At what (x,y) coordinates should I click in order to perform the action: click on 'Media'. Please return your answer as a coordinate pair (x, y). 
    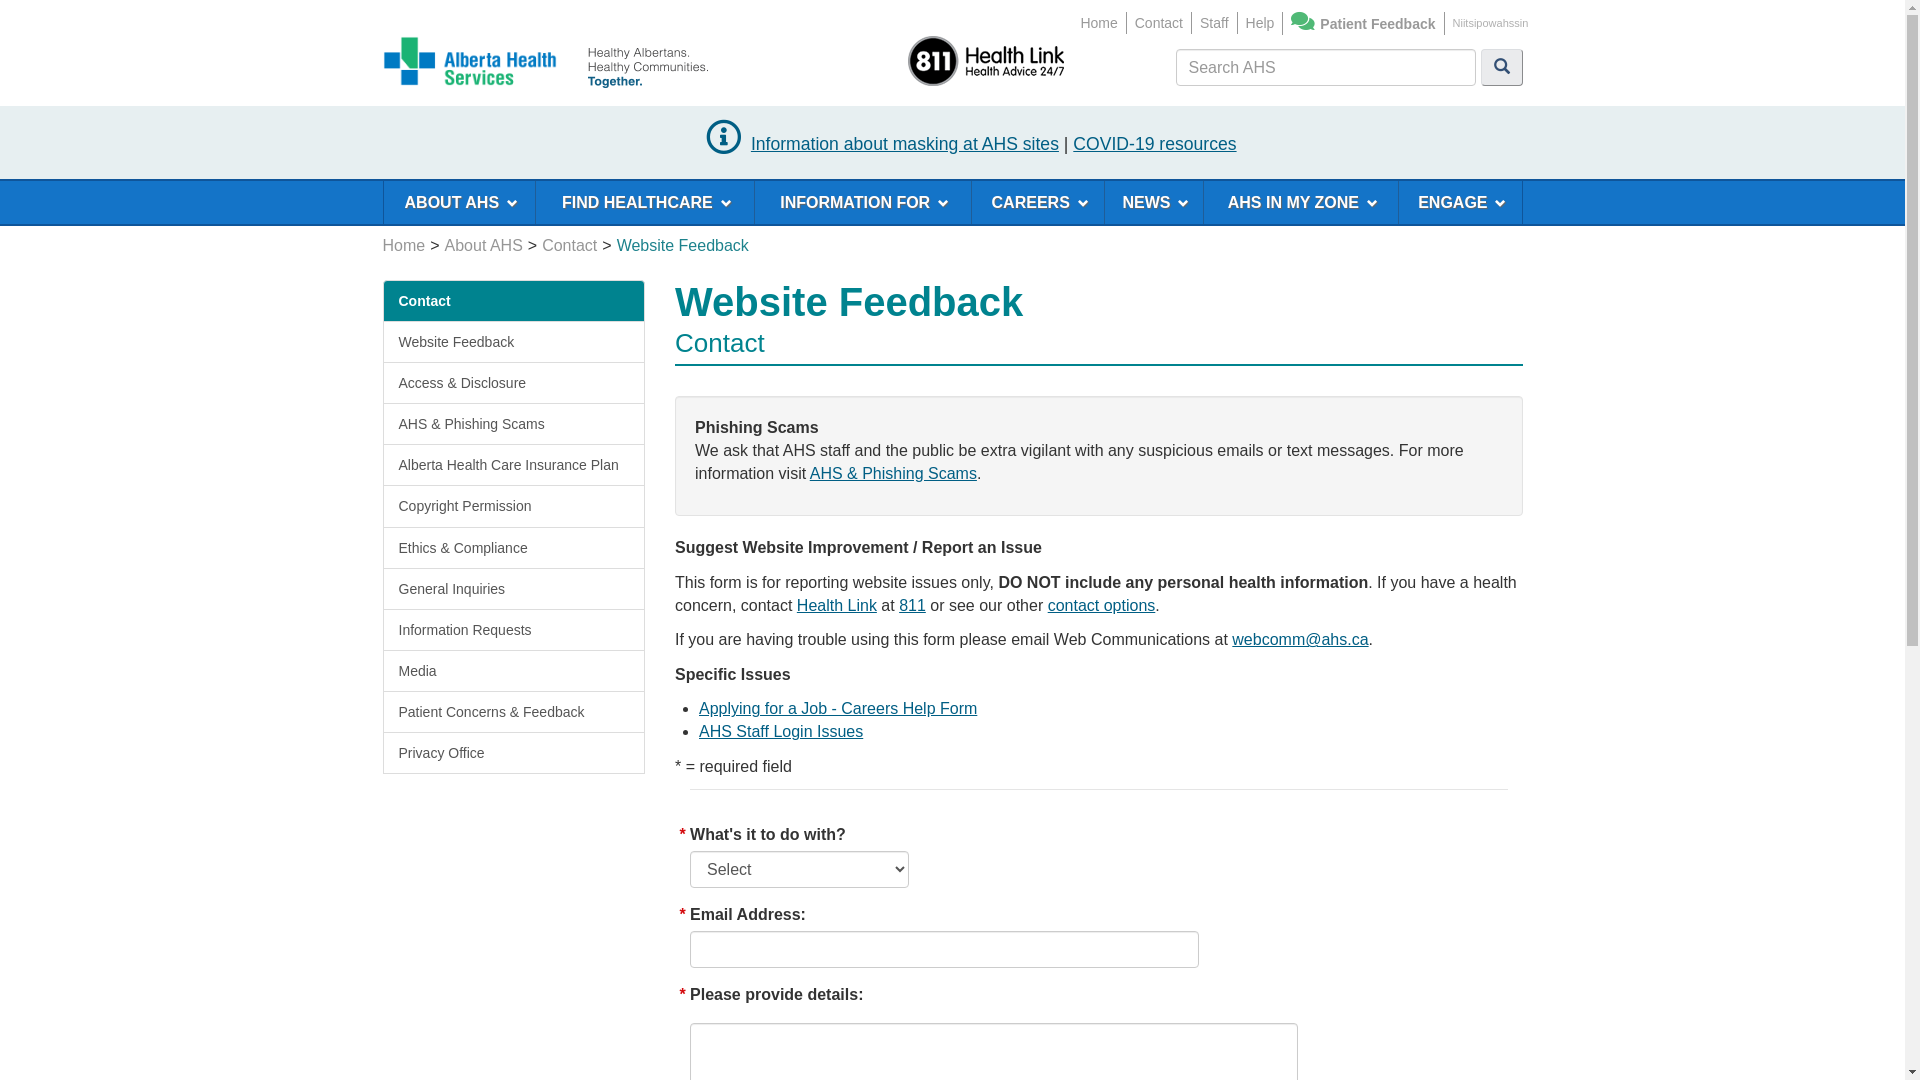
    Looking at the image, I should click on (382, 671).